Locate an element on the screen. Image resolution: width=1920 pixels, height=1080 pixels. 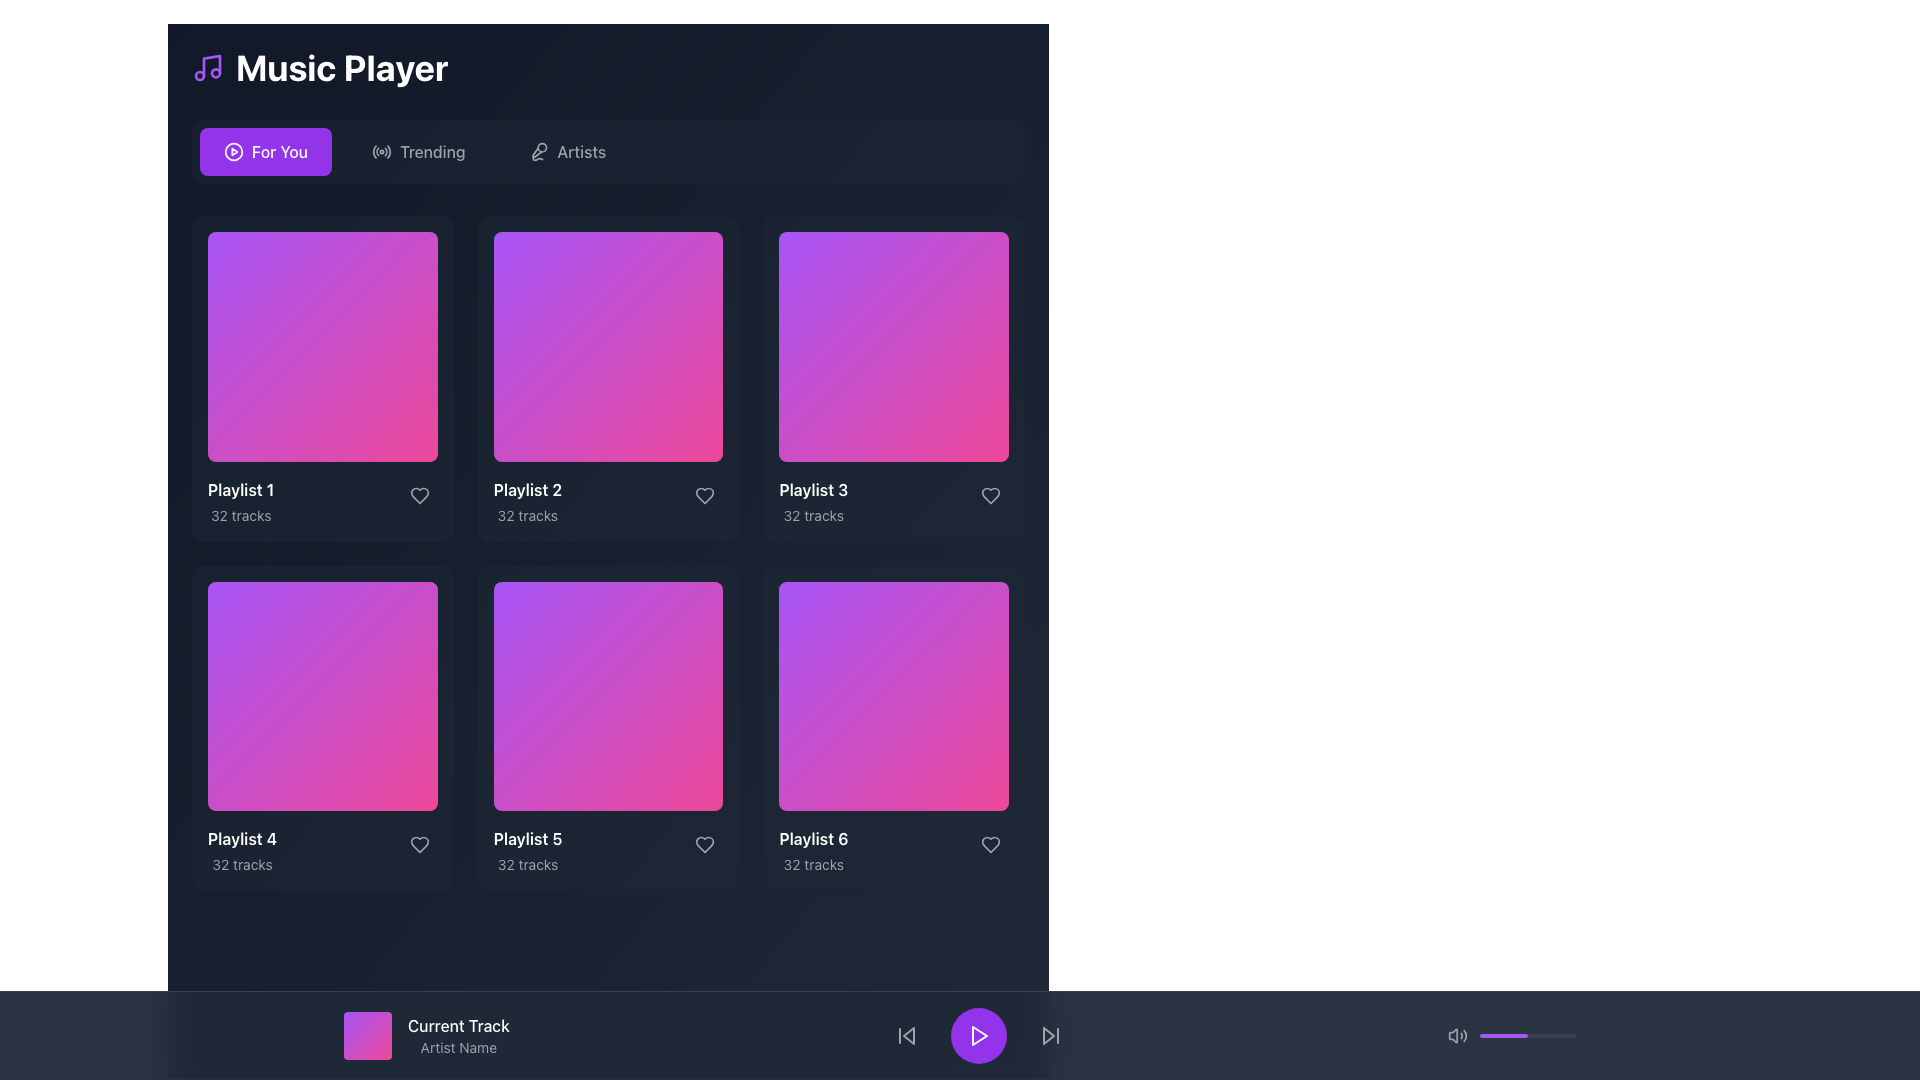
the text label reading 'Playlist 6', styled with white, bold font, located above the '32 tracks' label in the playlist card is located at coordinates (813, 839).